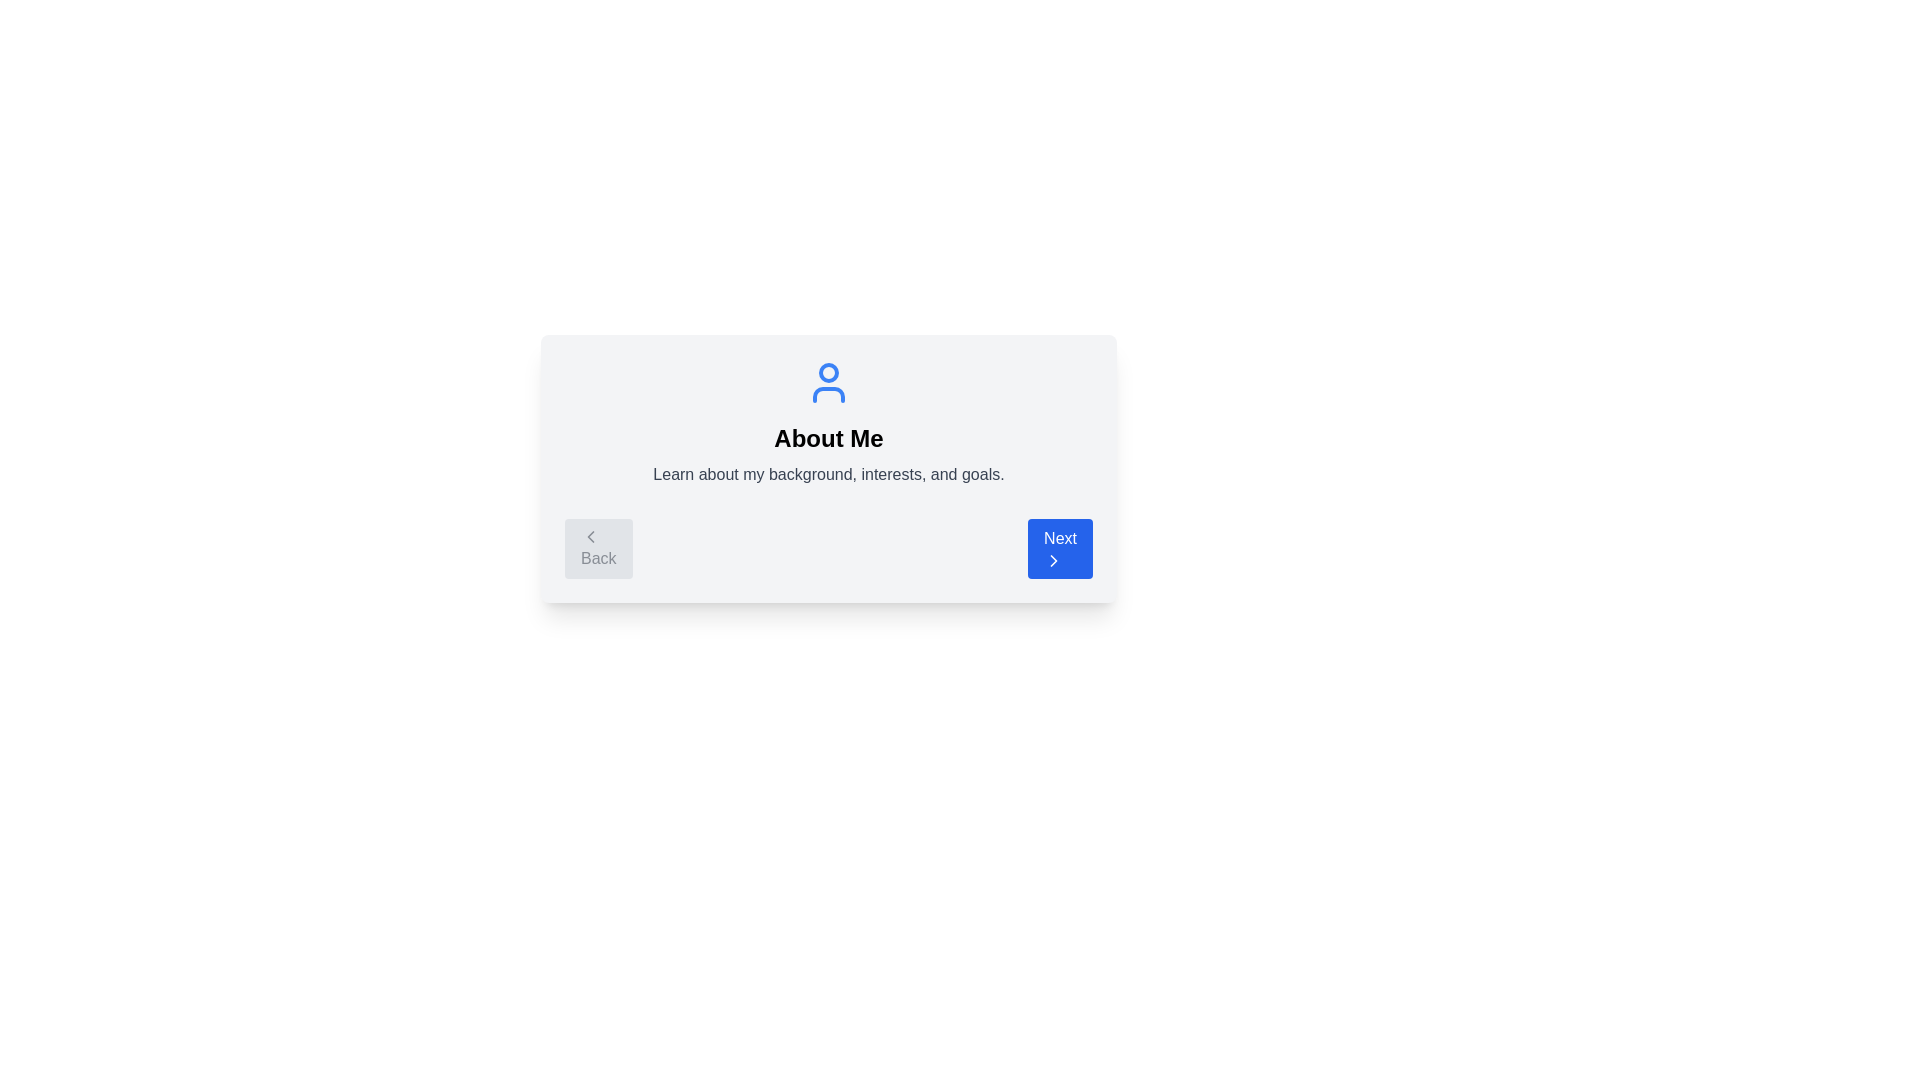 This screenshot has width=1920, height=1080. What do you see at coordinates (829, 474) in the screenshot?
I see `the Text Display that contains the phrase 'Learn about my background, interests, and goals.' styled in medium-gray color and center-aligned, located below the 'About Me' heading and above the navigation buttons` at bounding box center [829, 474].